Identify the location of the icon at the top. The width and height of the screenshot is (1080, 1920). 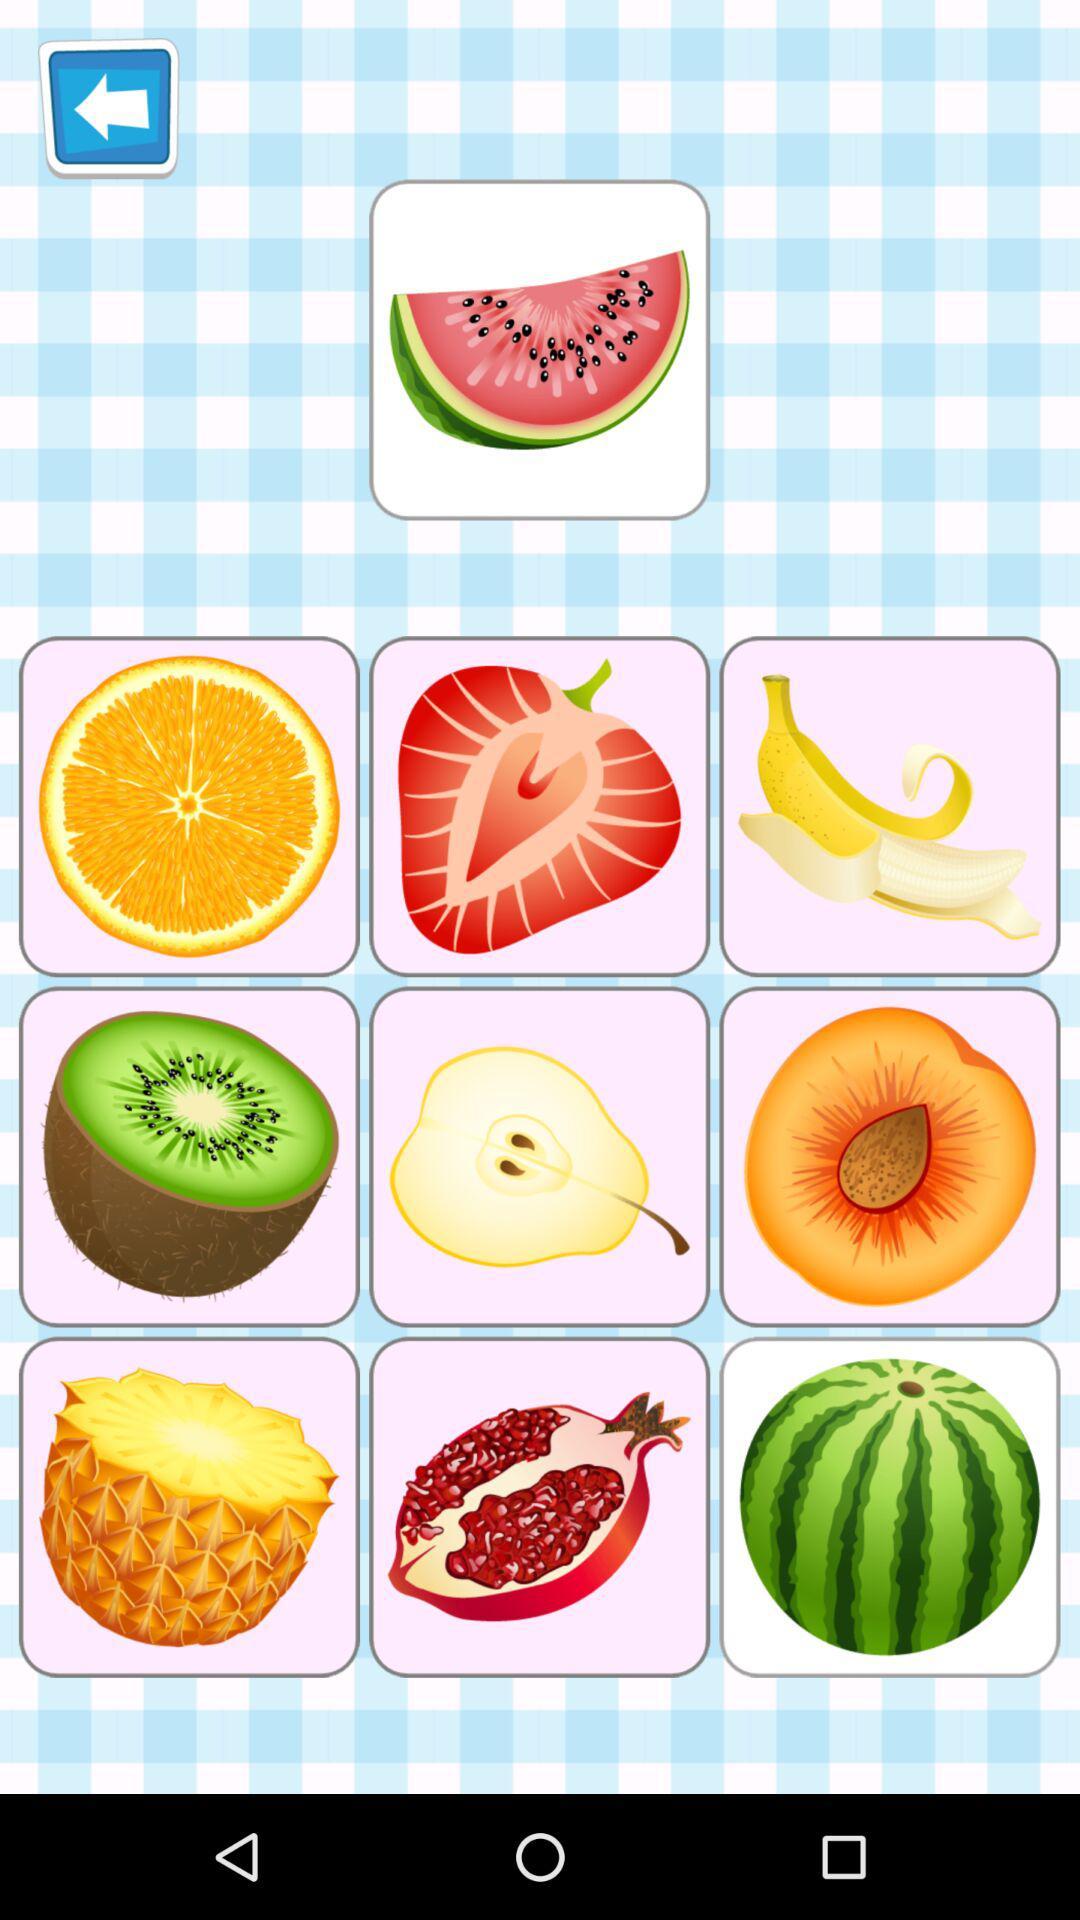
(538, 349).